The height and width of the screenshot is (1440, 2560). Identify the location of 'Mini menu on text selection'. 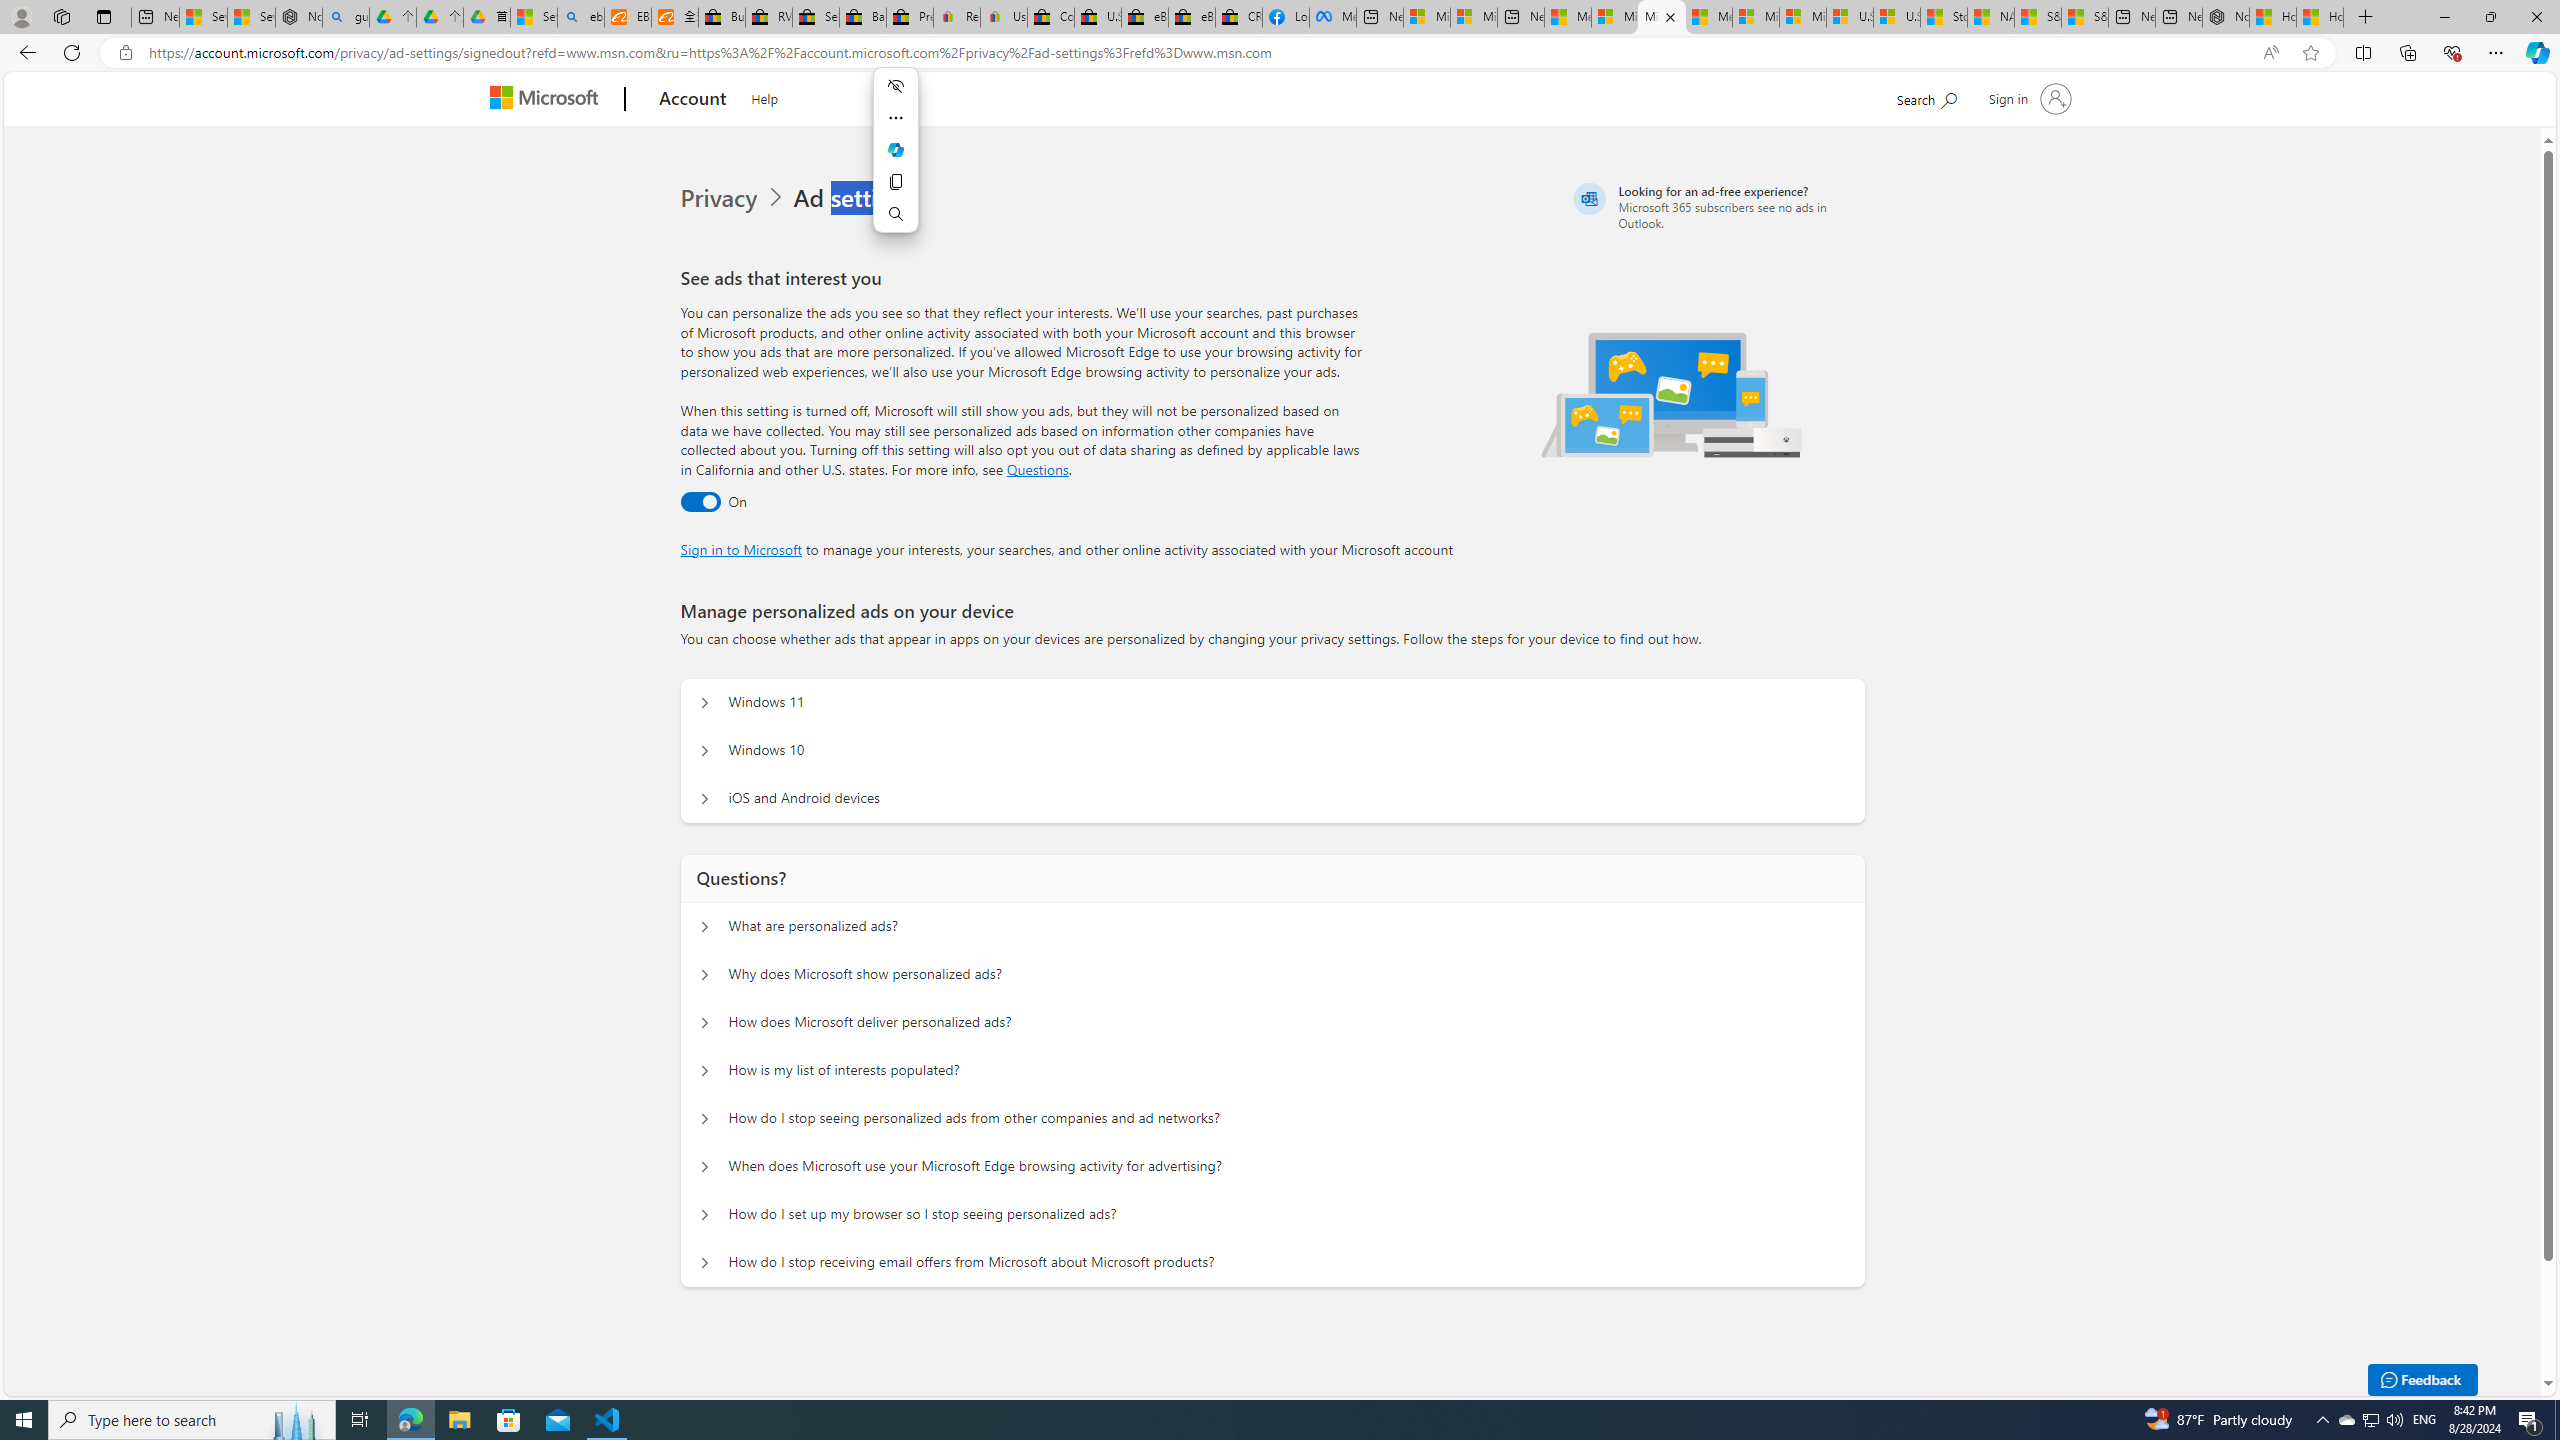
(896, 161).